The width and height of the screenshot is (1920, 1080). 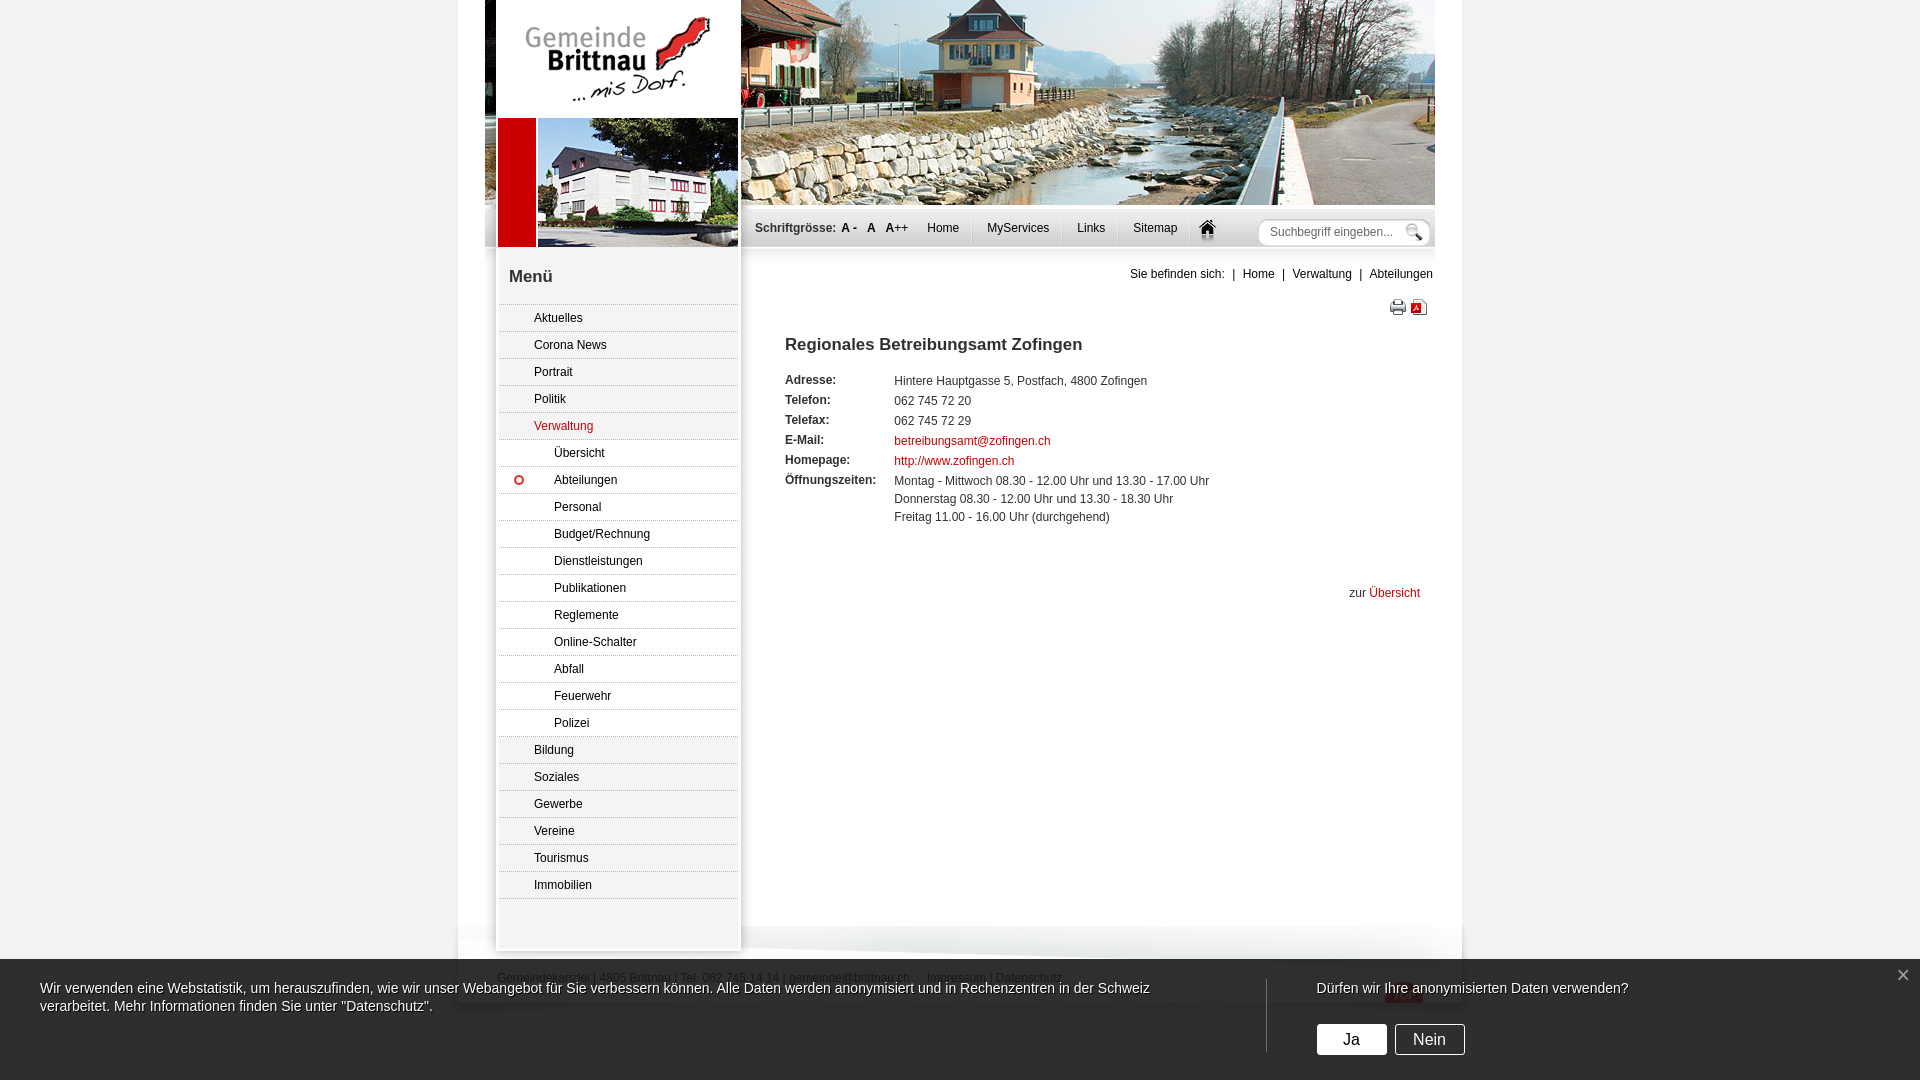 I want to click on 'Sitemap', so click(x=1155, y=226).